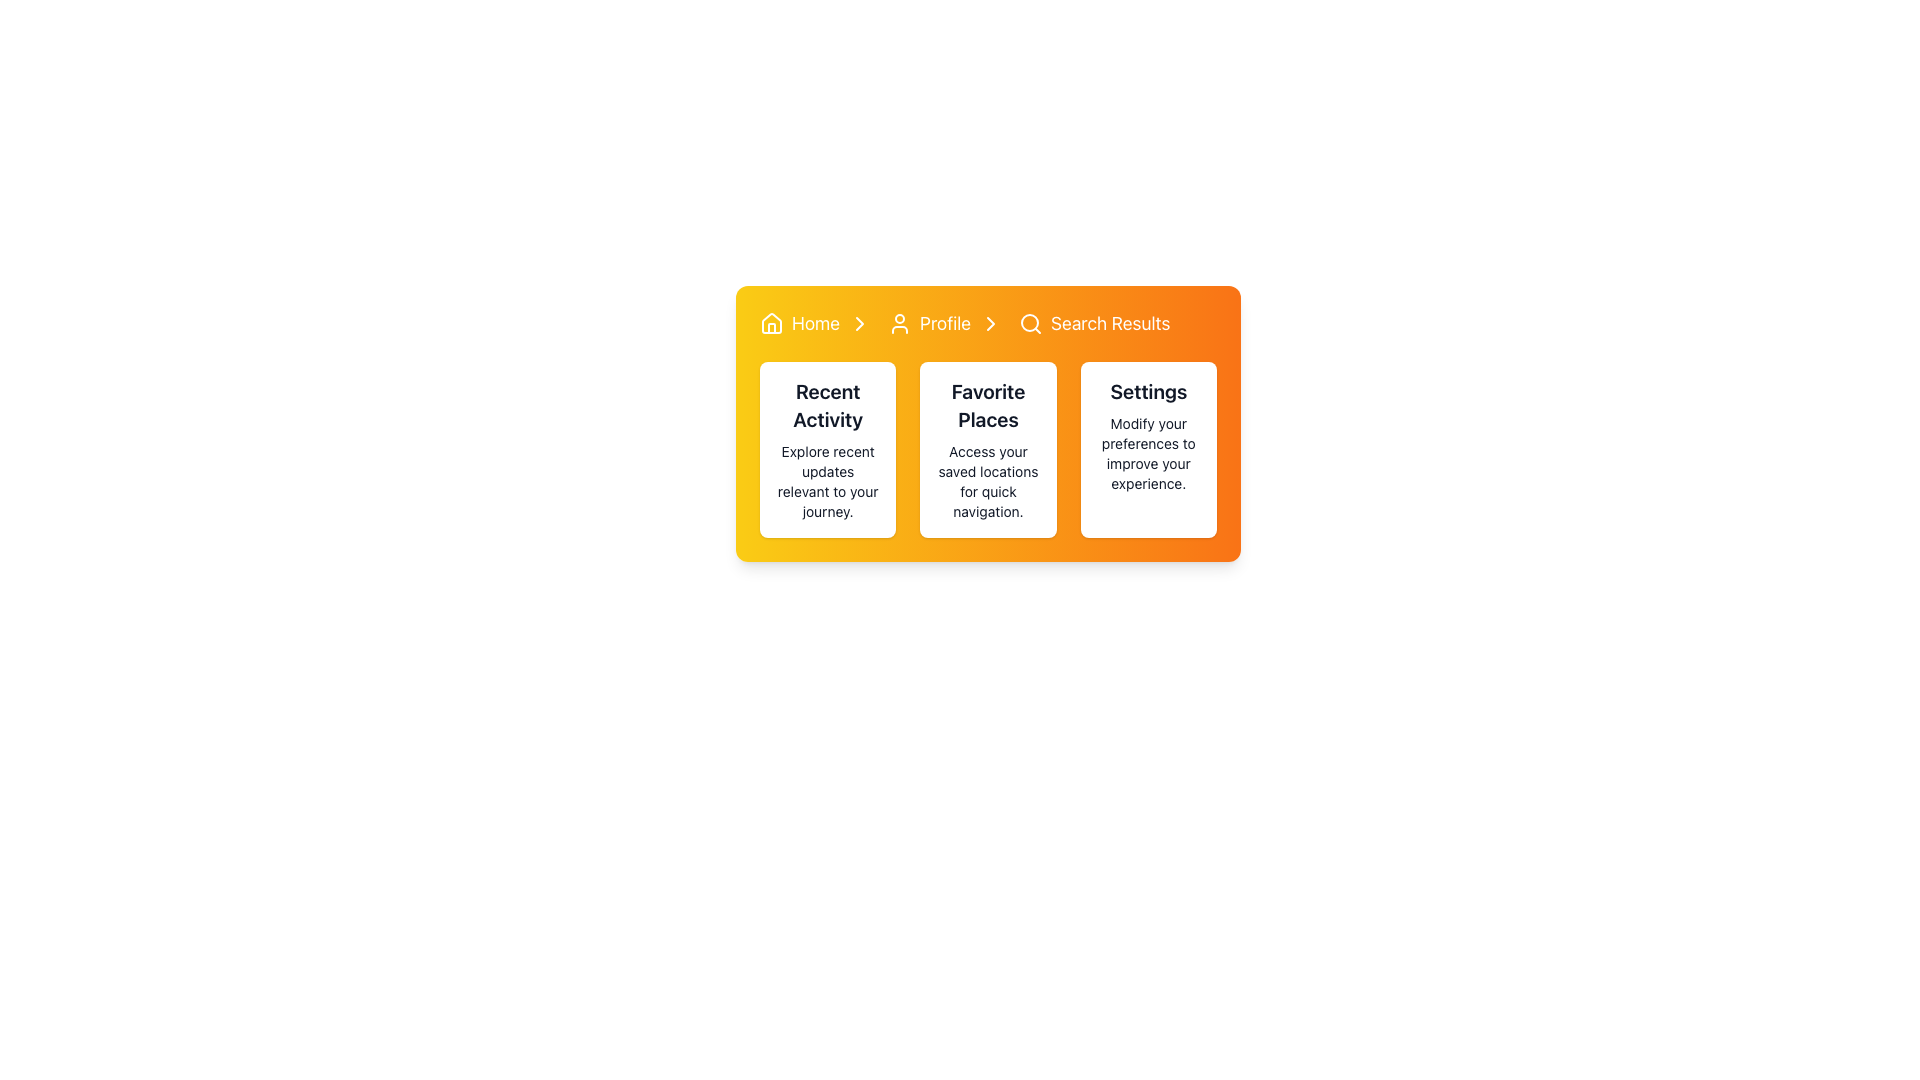 The height and width of the screenshot is (1080, 1920). Describe the element at coordinates (828, 405) in the screenshot. I see `the static text element labeled 'Recent Activity', which is styled with a bold, extra-large font and positioned at the top of the first white, rounded, shadowed card in a horizontal layout of three cards` at that location.